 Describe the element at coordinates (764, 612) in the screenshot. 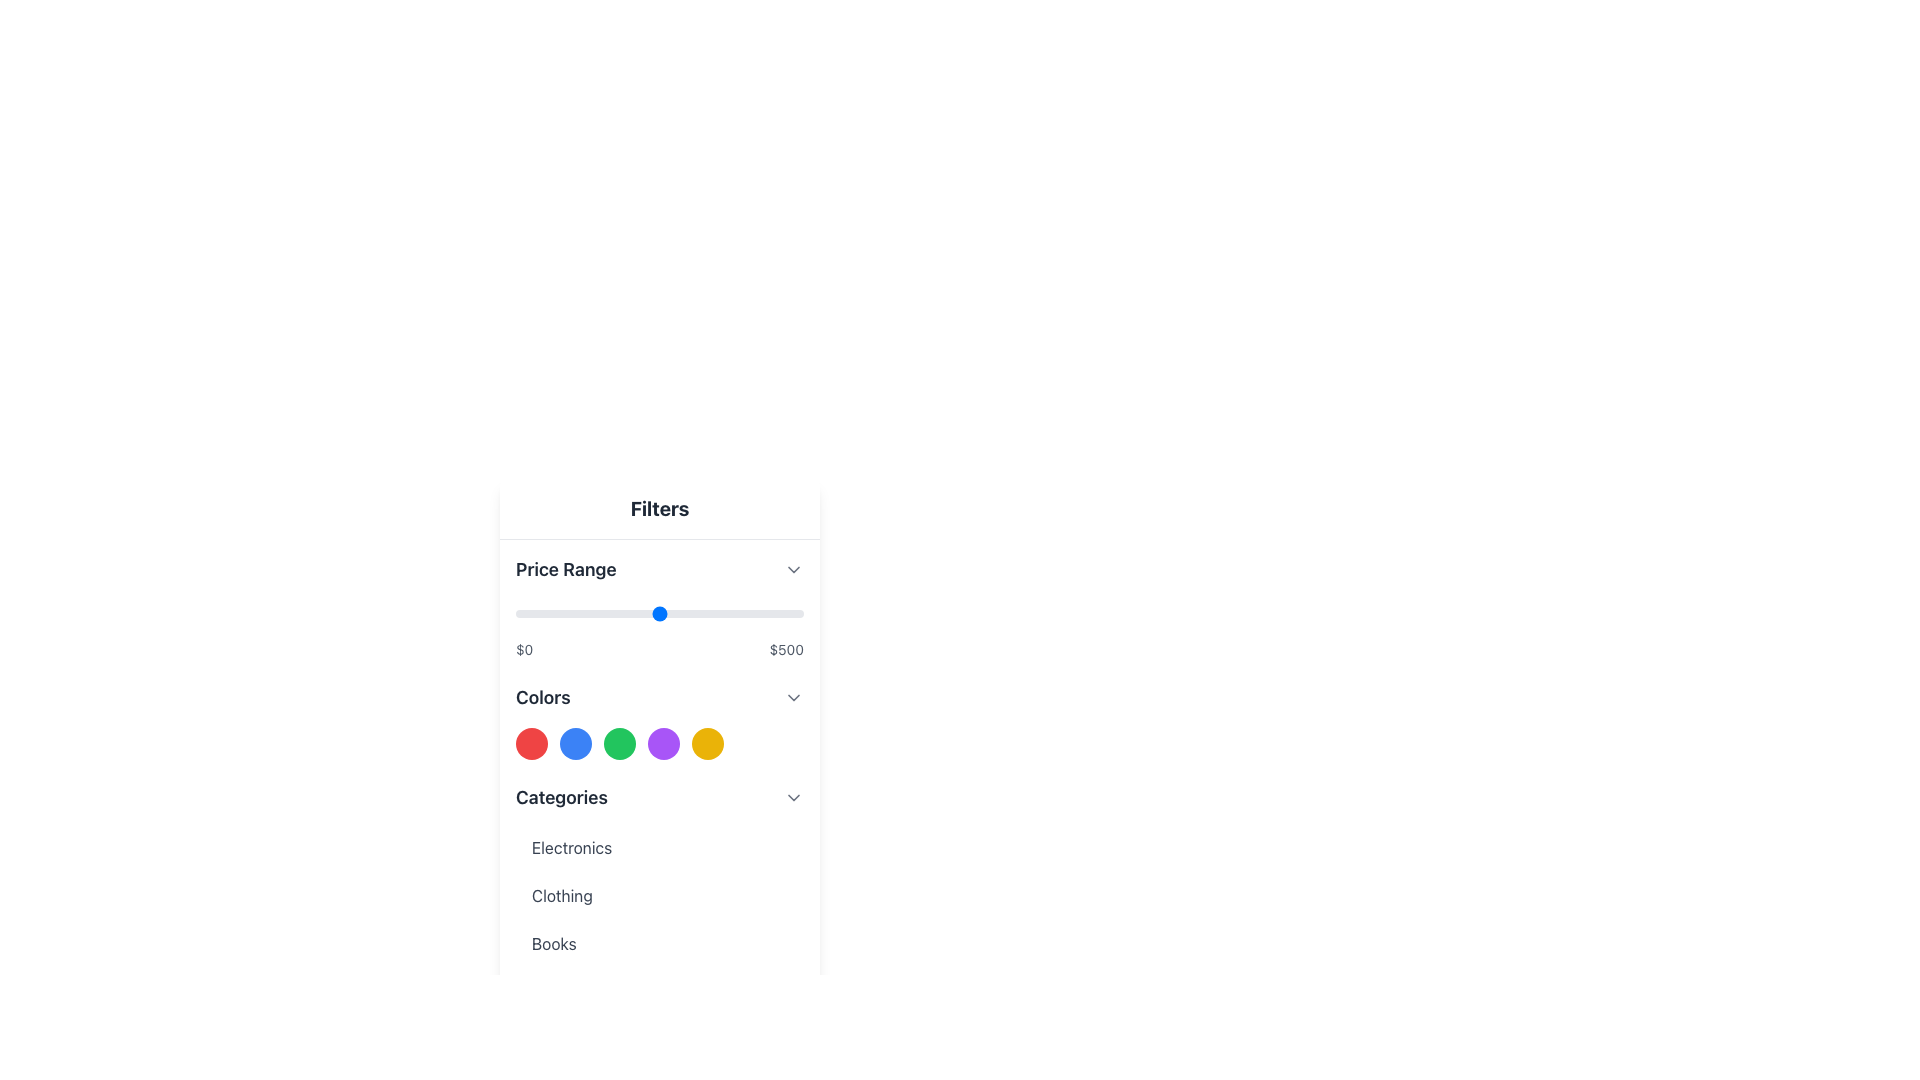

I see `the price range` at that location.